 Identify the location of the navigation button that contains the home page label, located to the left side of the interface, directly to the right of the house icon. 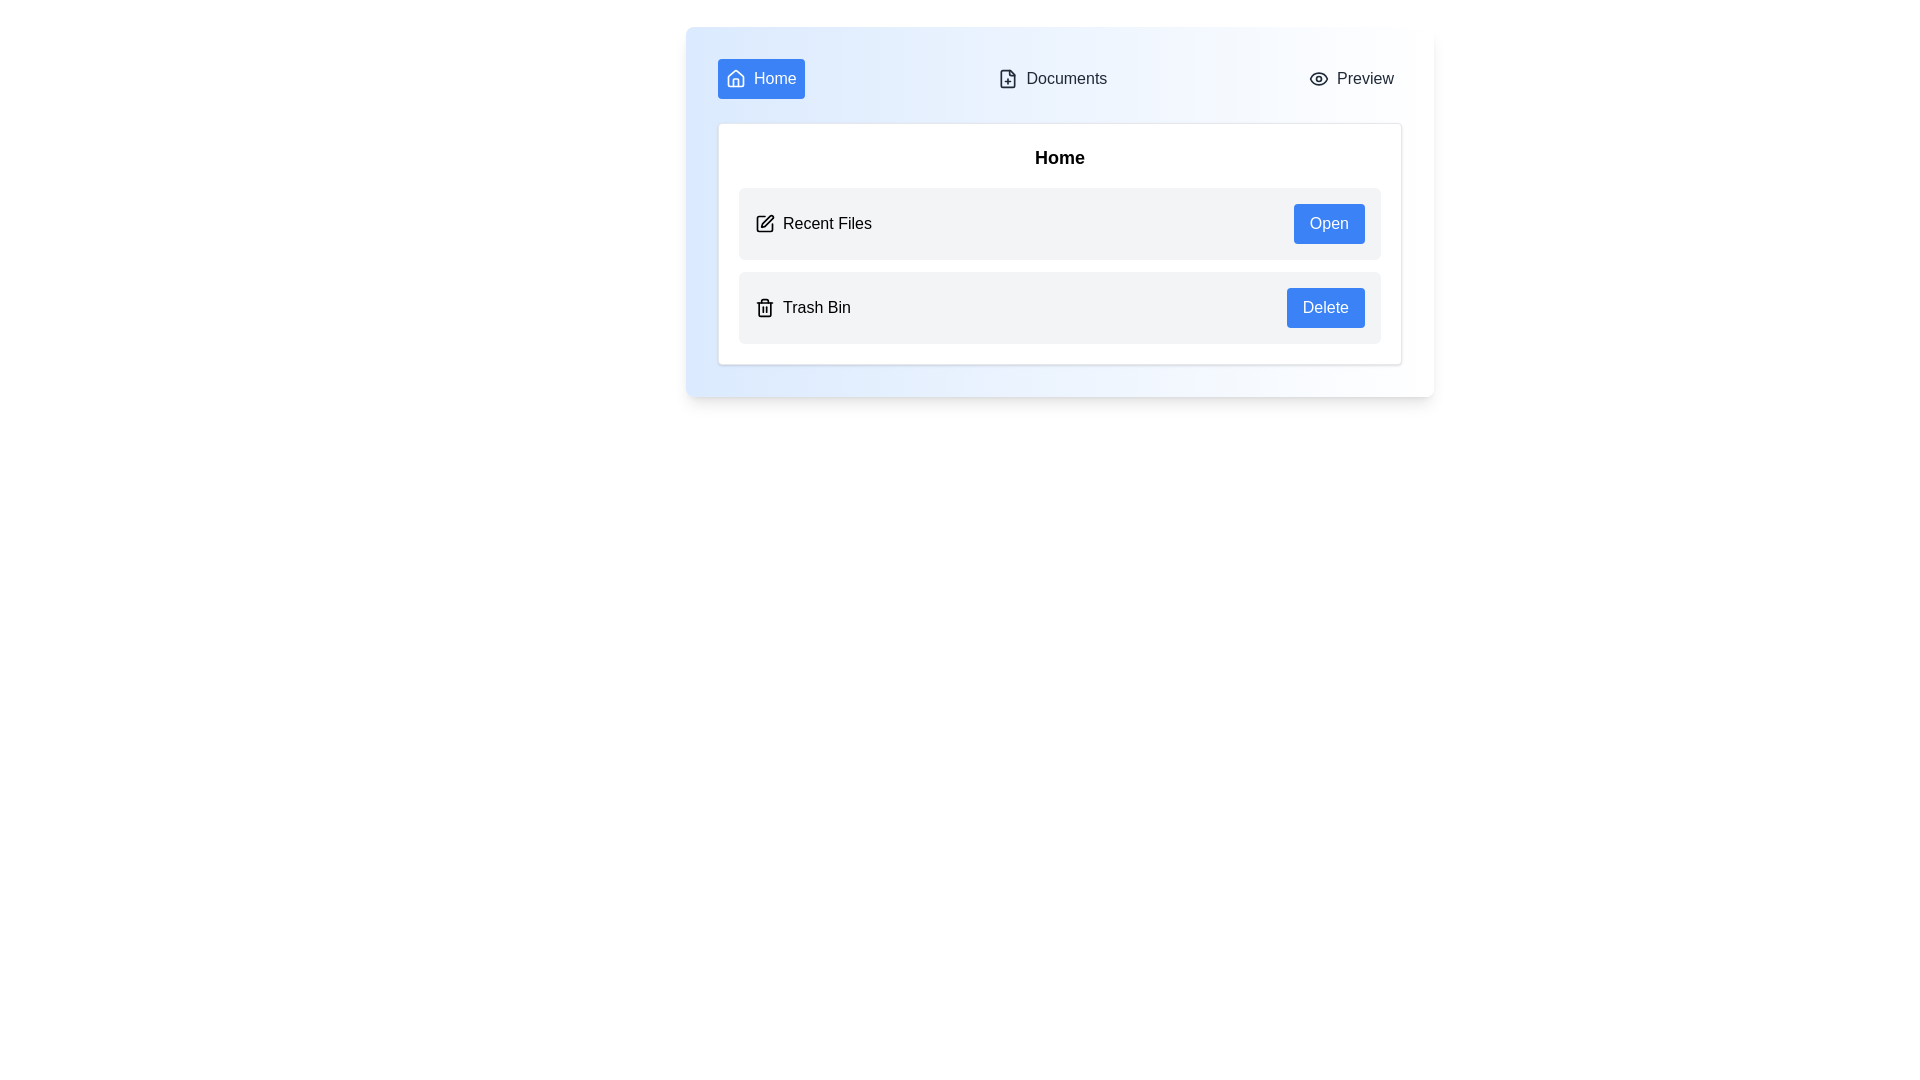
(774, 77).